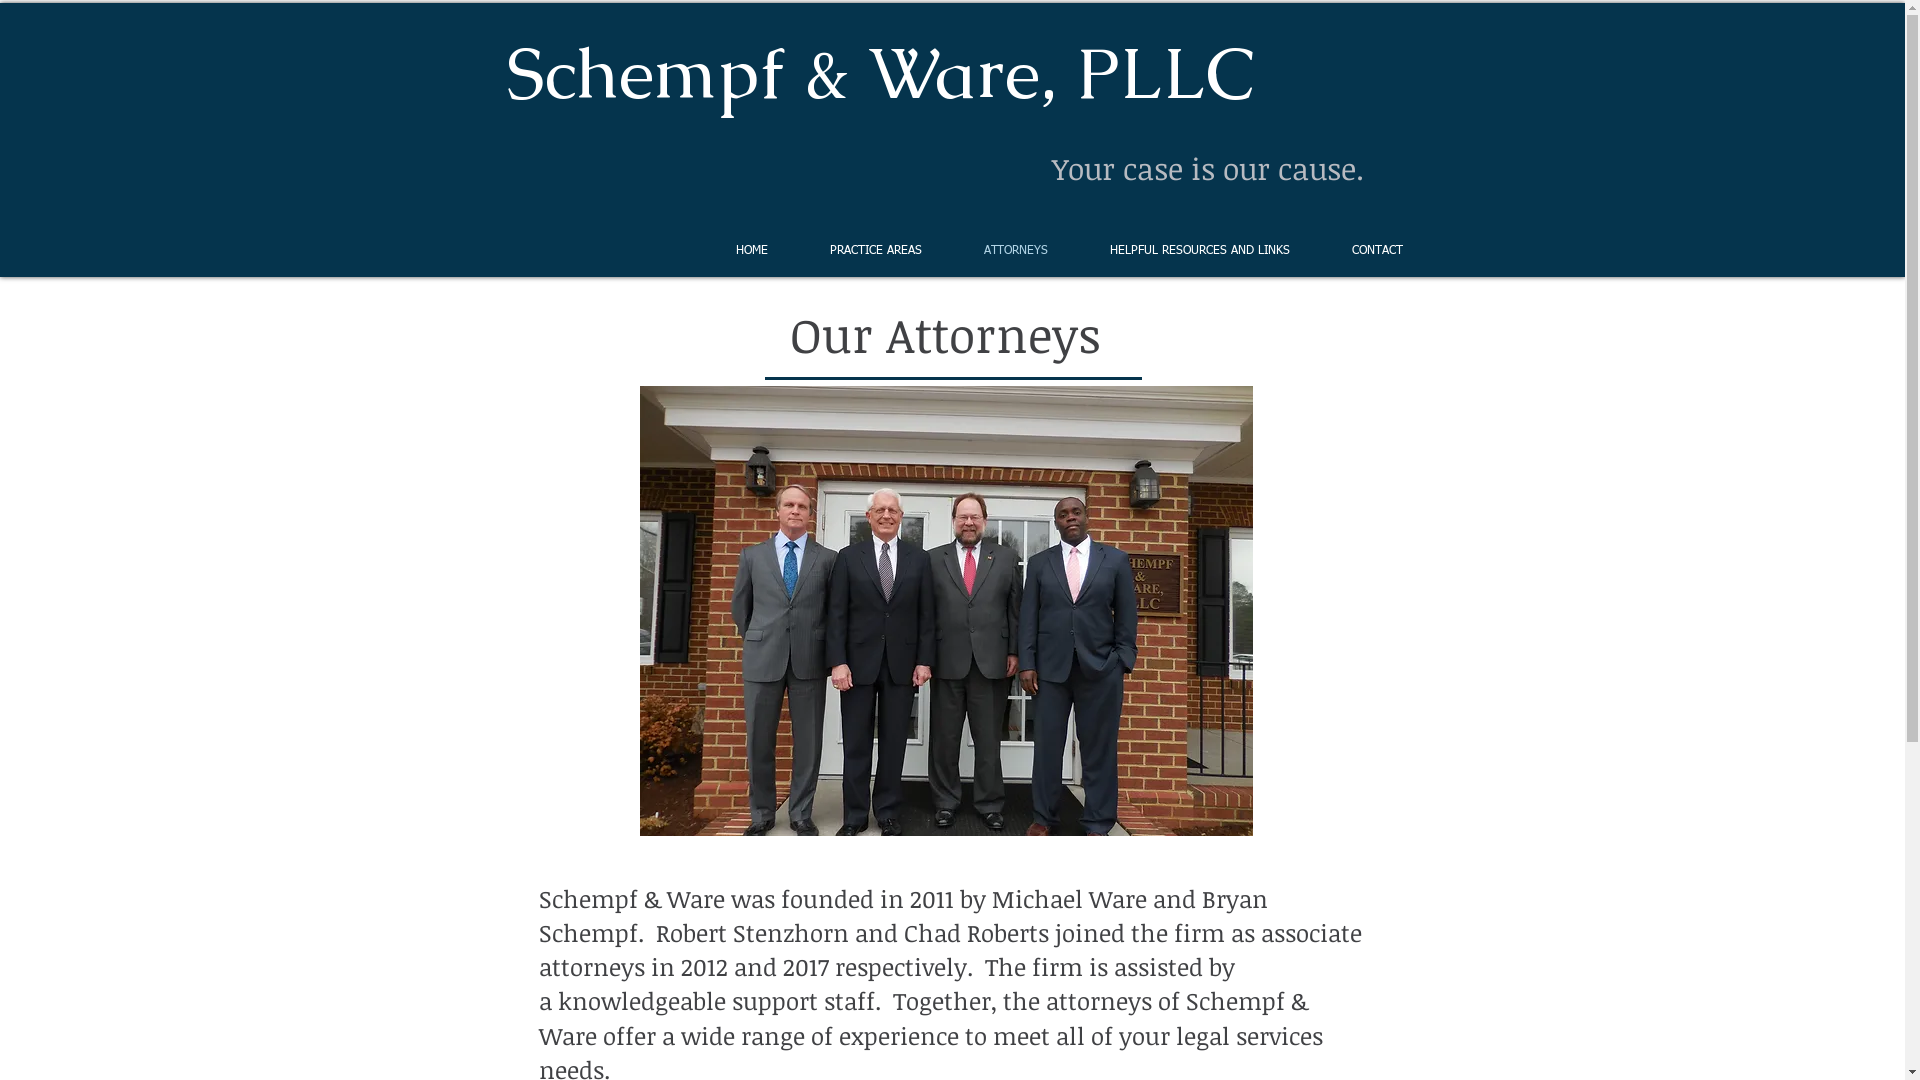  Describe the element at coordinates (1014, 250) in the screenshot. I see `'ATTORNEYS'` at that location.